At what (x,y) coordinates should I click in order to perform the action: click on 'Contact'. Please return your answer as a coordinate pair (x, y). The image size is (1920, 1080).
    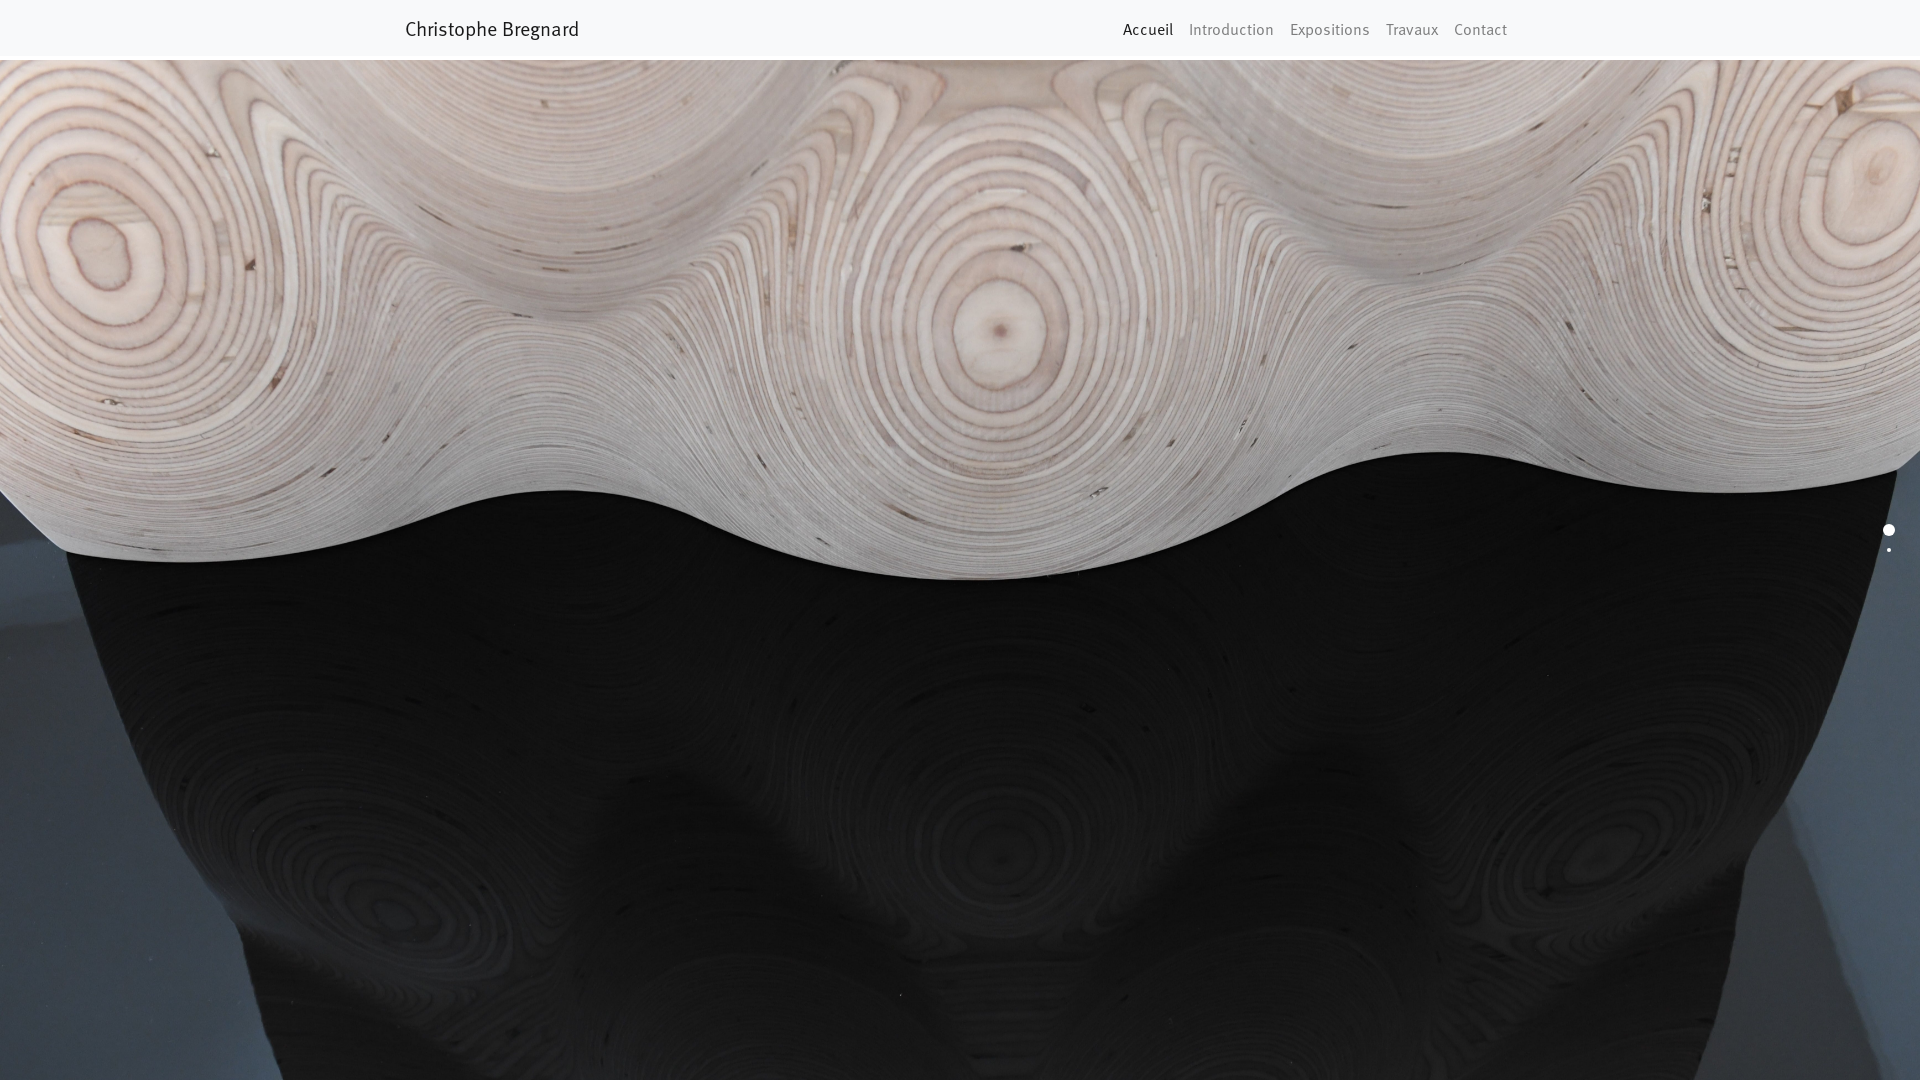
    Looking at the image, I should click on (1480, 27).